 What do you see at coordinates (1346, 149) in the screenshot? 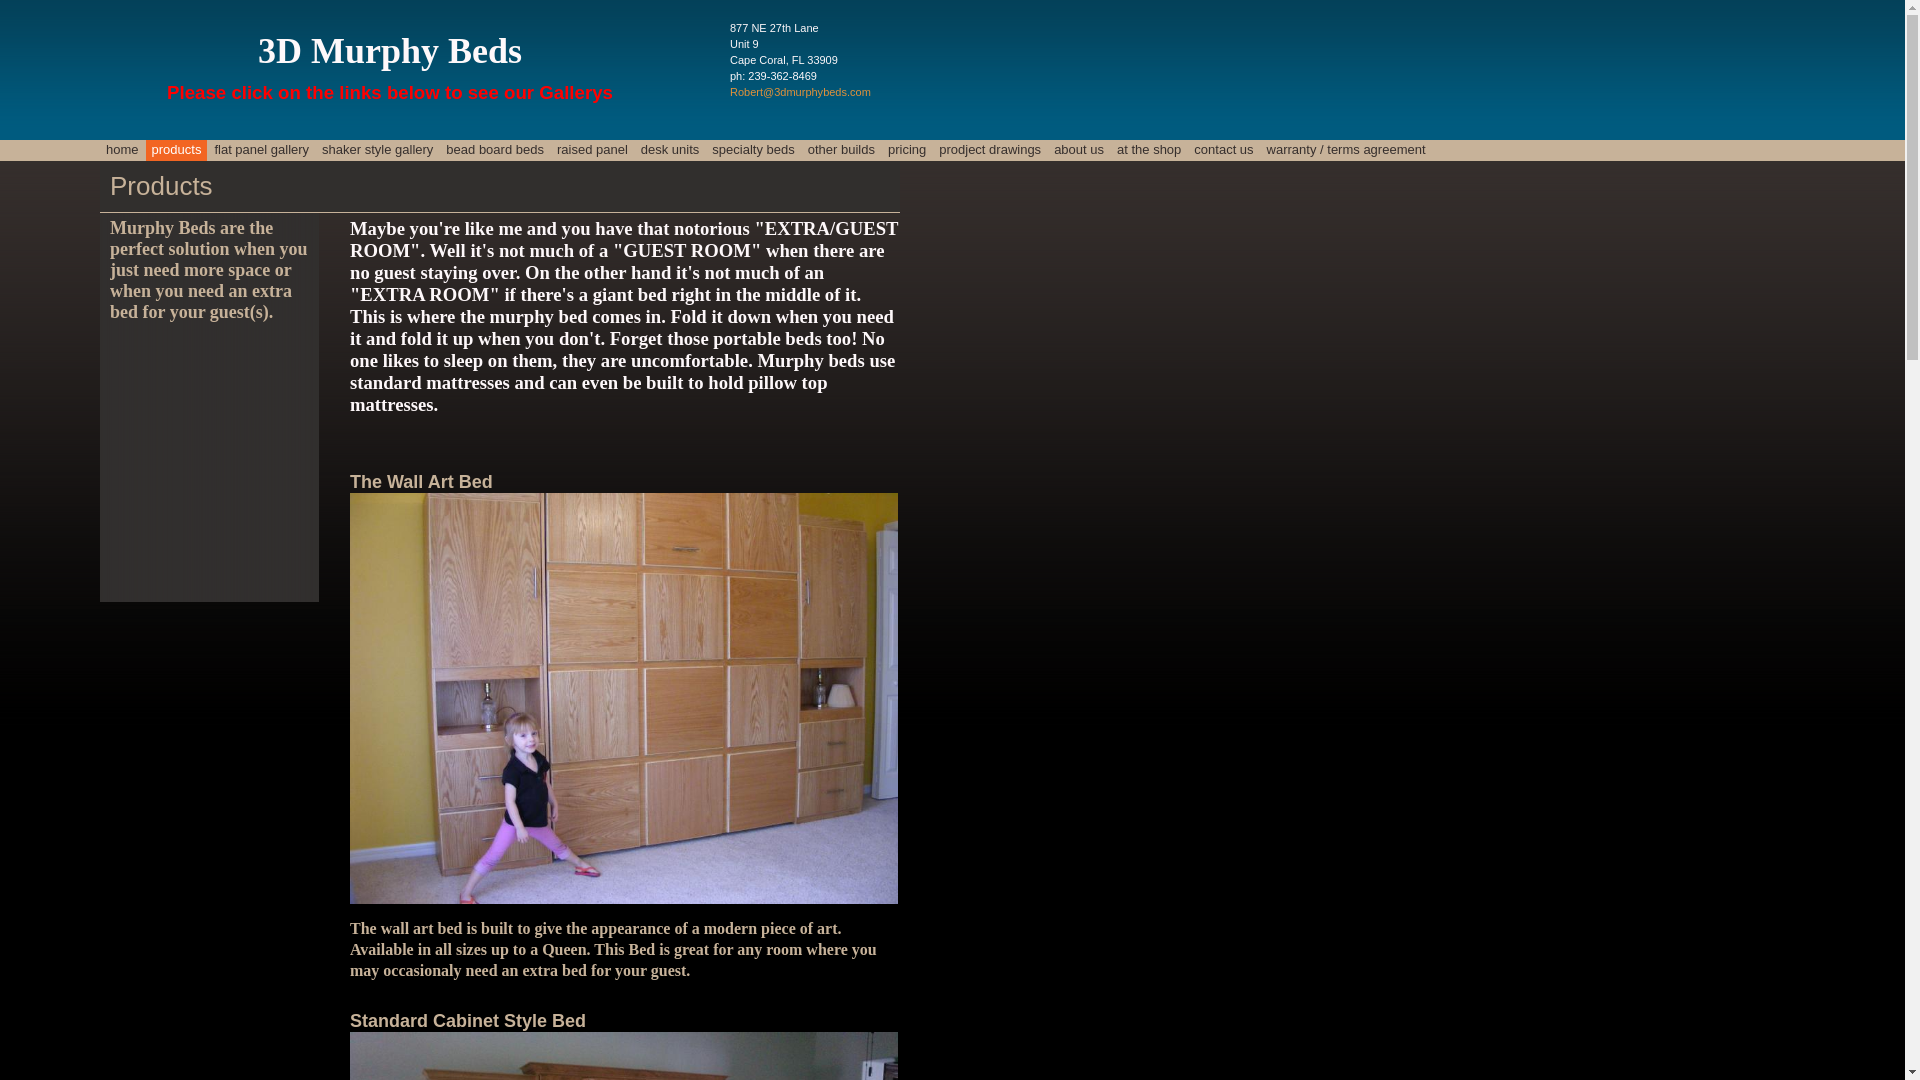
I see `'warranty / terms agreement'` at bounding box center [1346, 149].